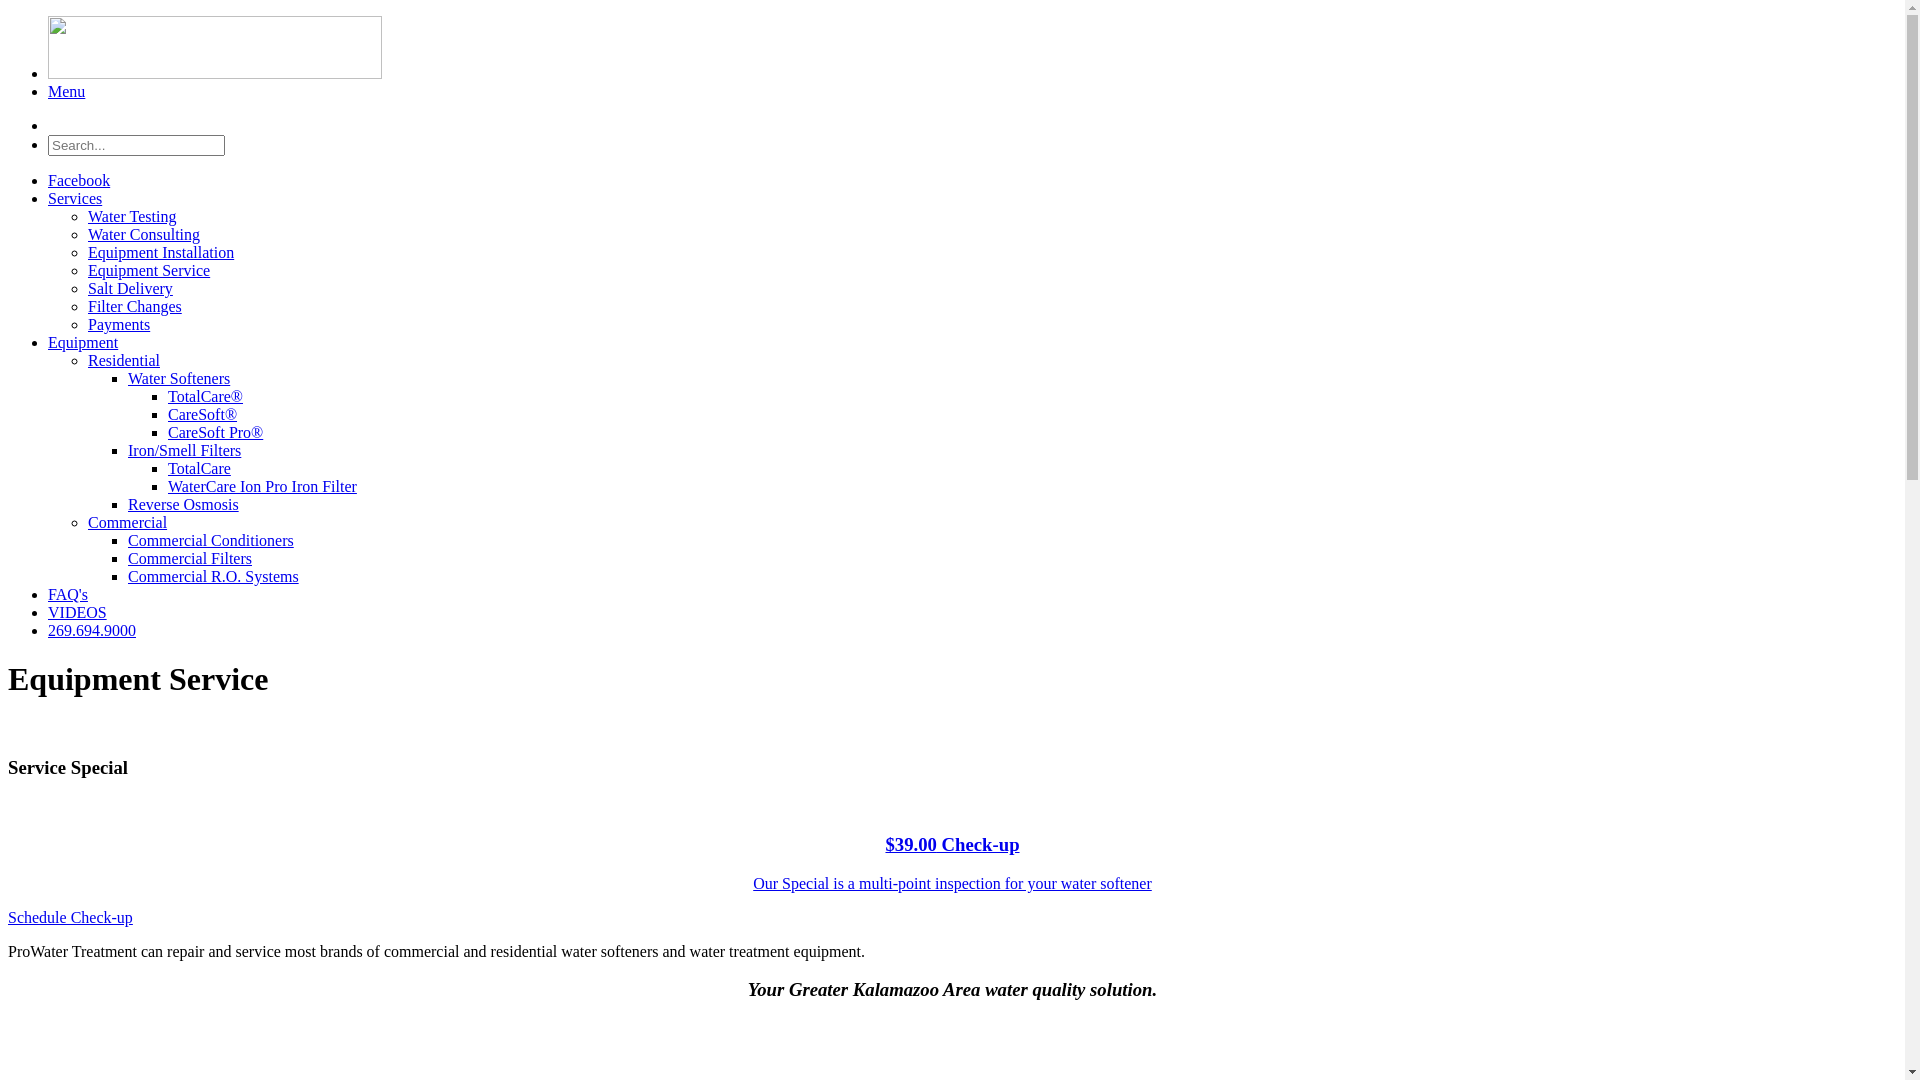  What do you see at coordinates (127, 450) in the screenshot?
I see `'Iron/Smell Filters'` at bounding box center [127, 450].